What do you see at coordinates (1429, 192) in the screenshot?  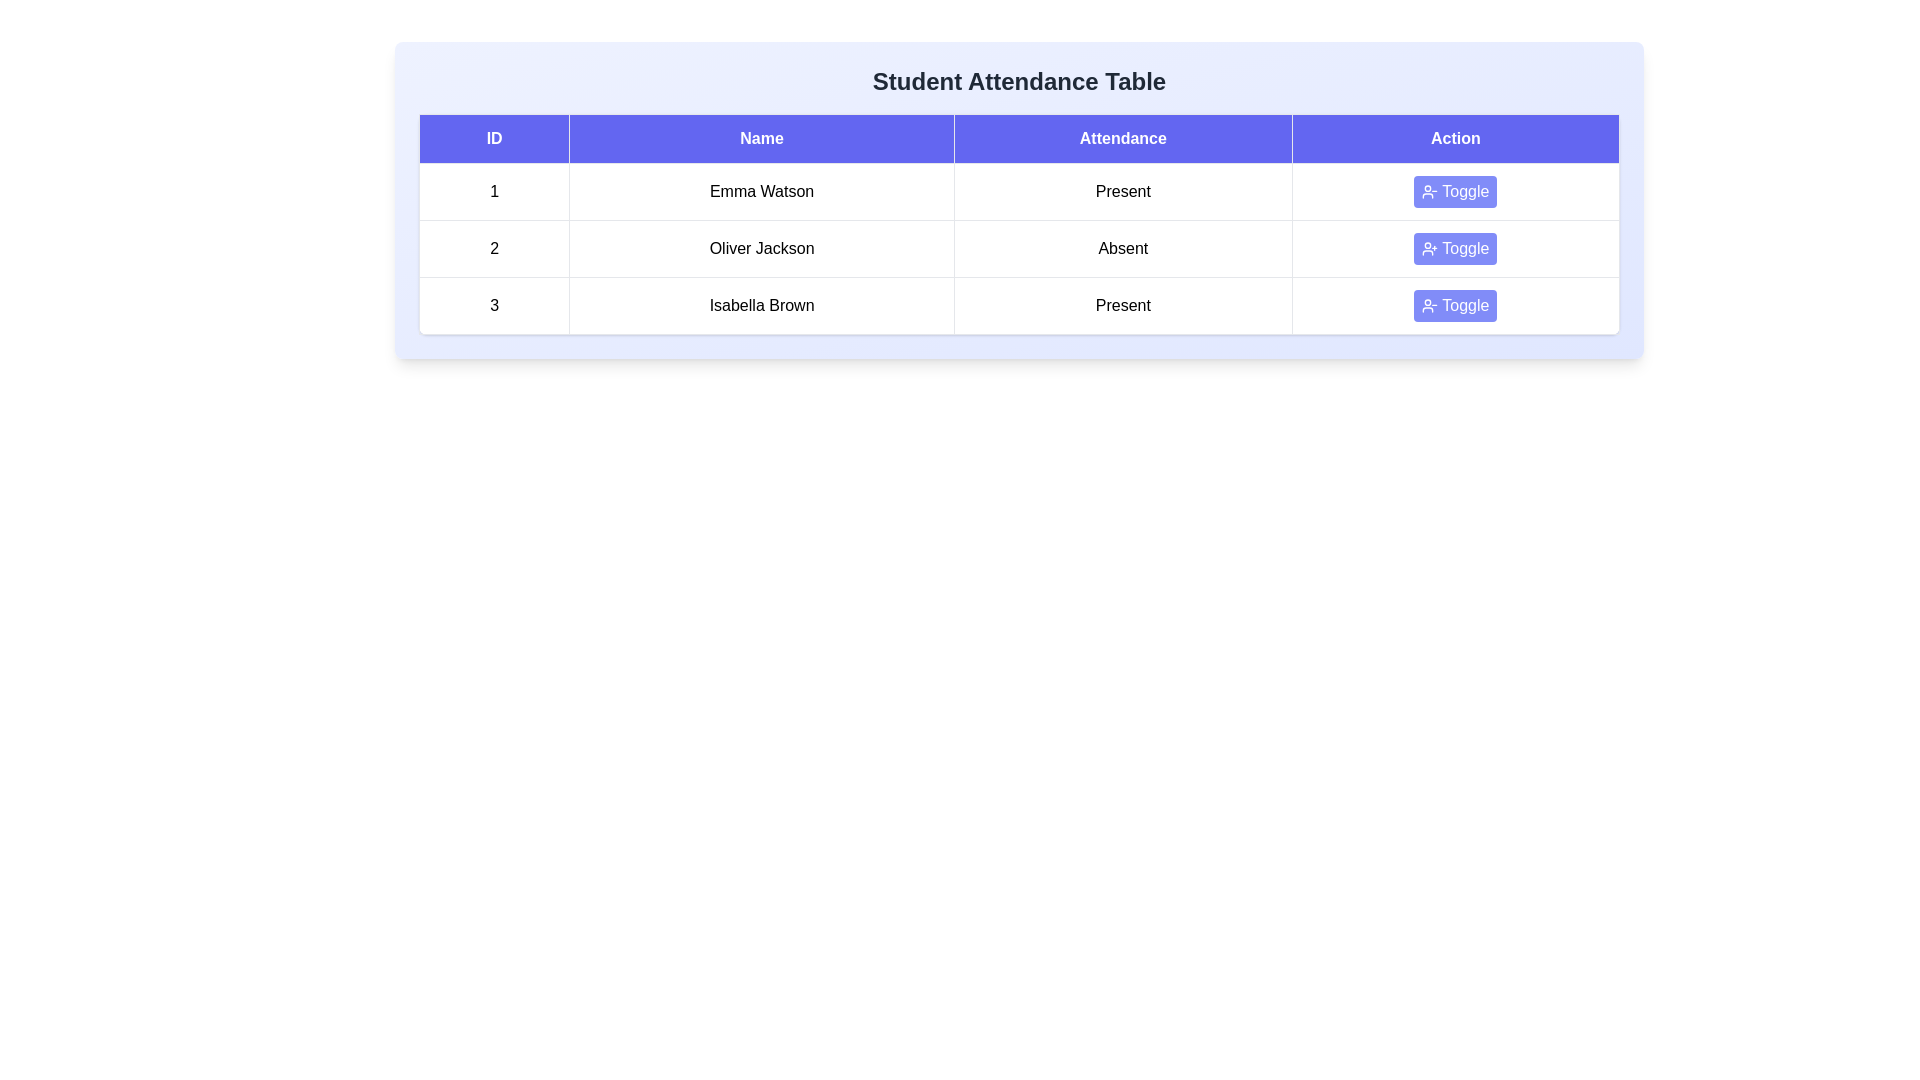 I see `tooltip or description of the user-minus icon located within the first 'Toggle' button in the 'Action' column of the table, associated with the first row of data` at bounding box center [1429, 192].